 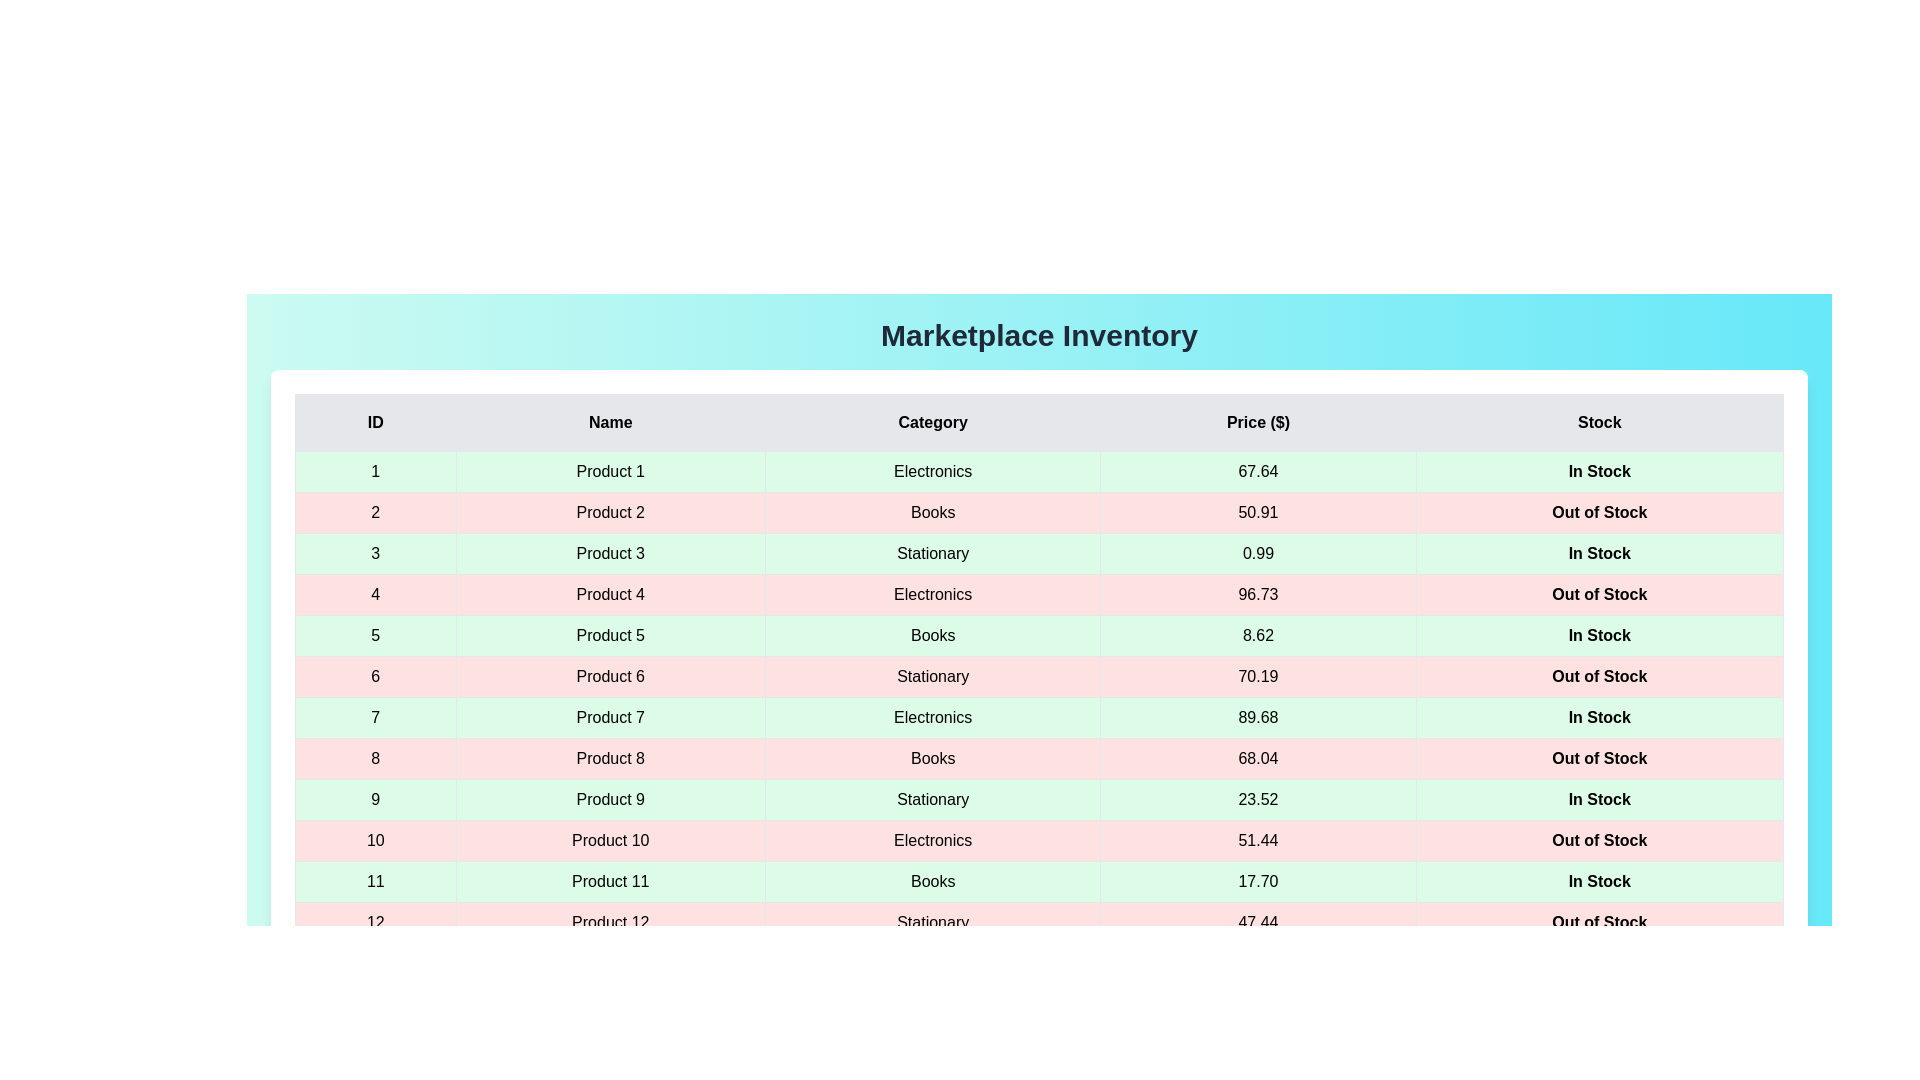 I want to click on the cell containing the text 'Product 2' to select it, so click(x=608, y=512).